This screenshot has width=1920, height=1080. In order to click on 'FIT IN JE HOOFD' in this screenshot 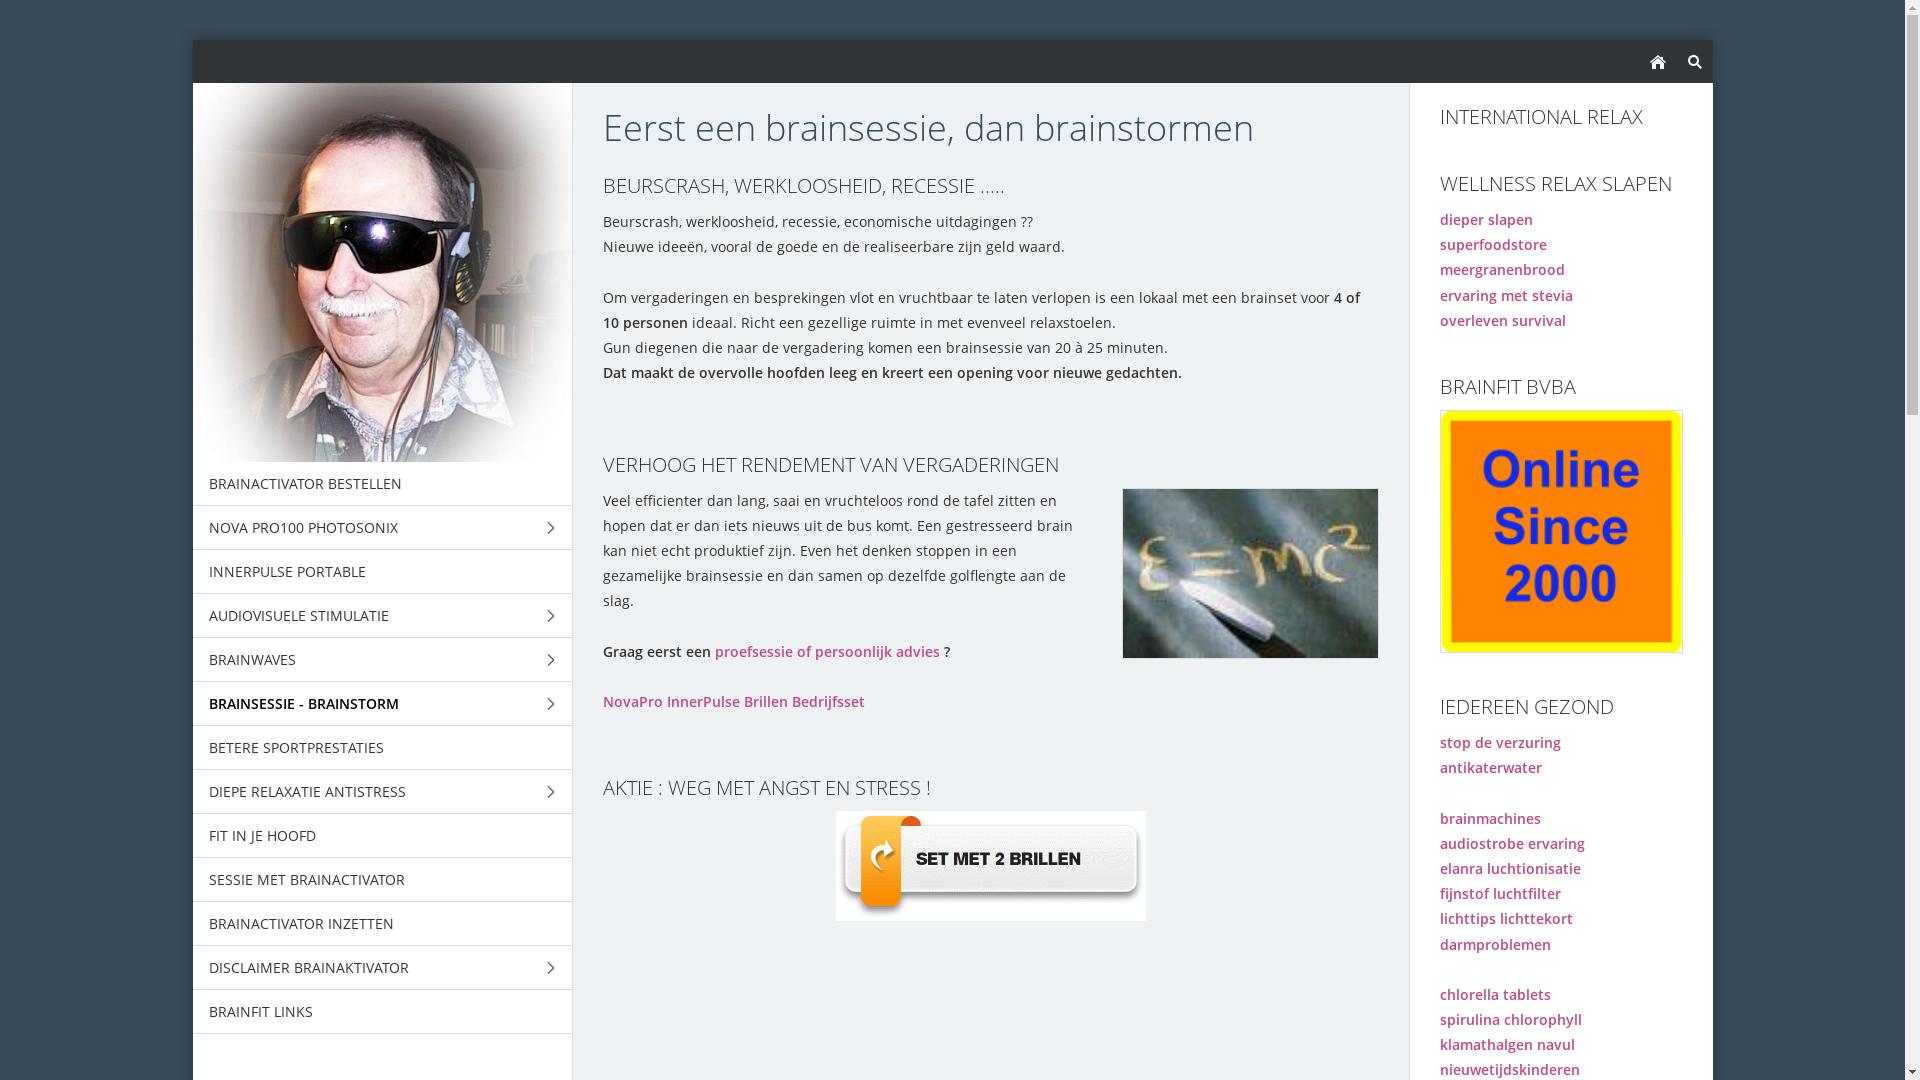, I will do `click(381, 836)`.